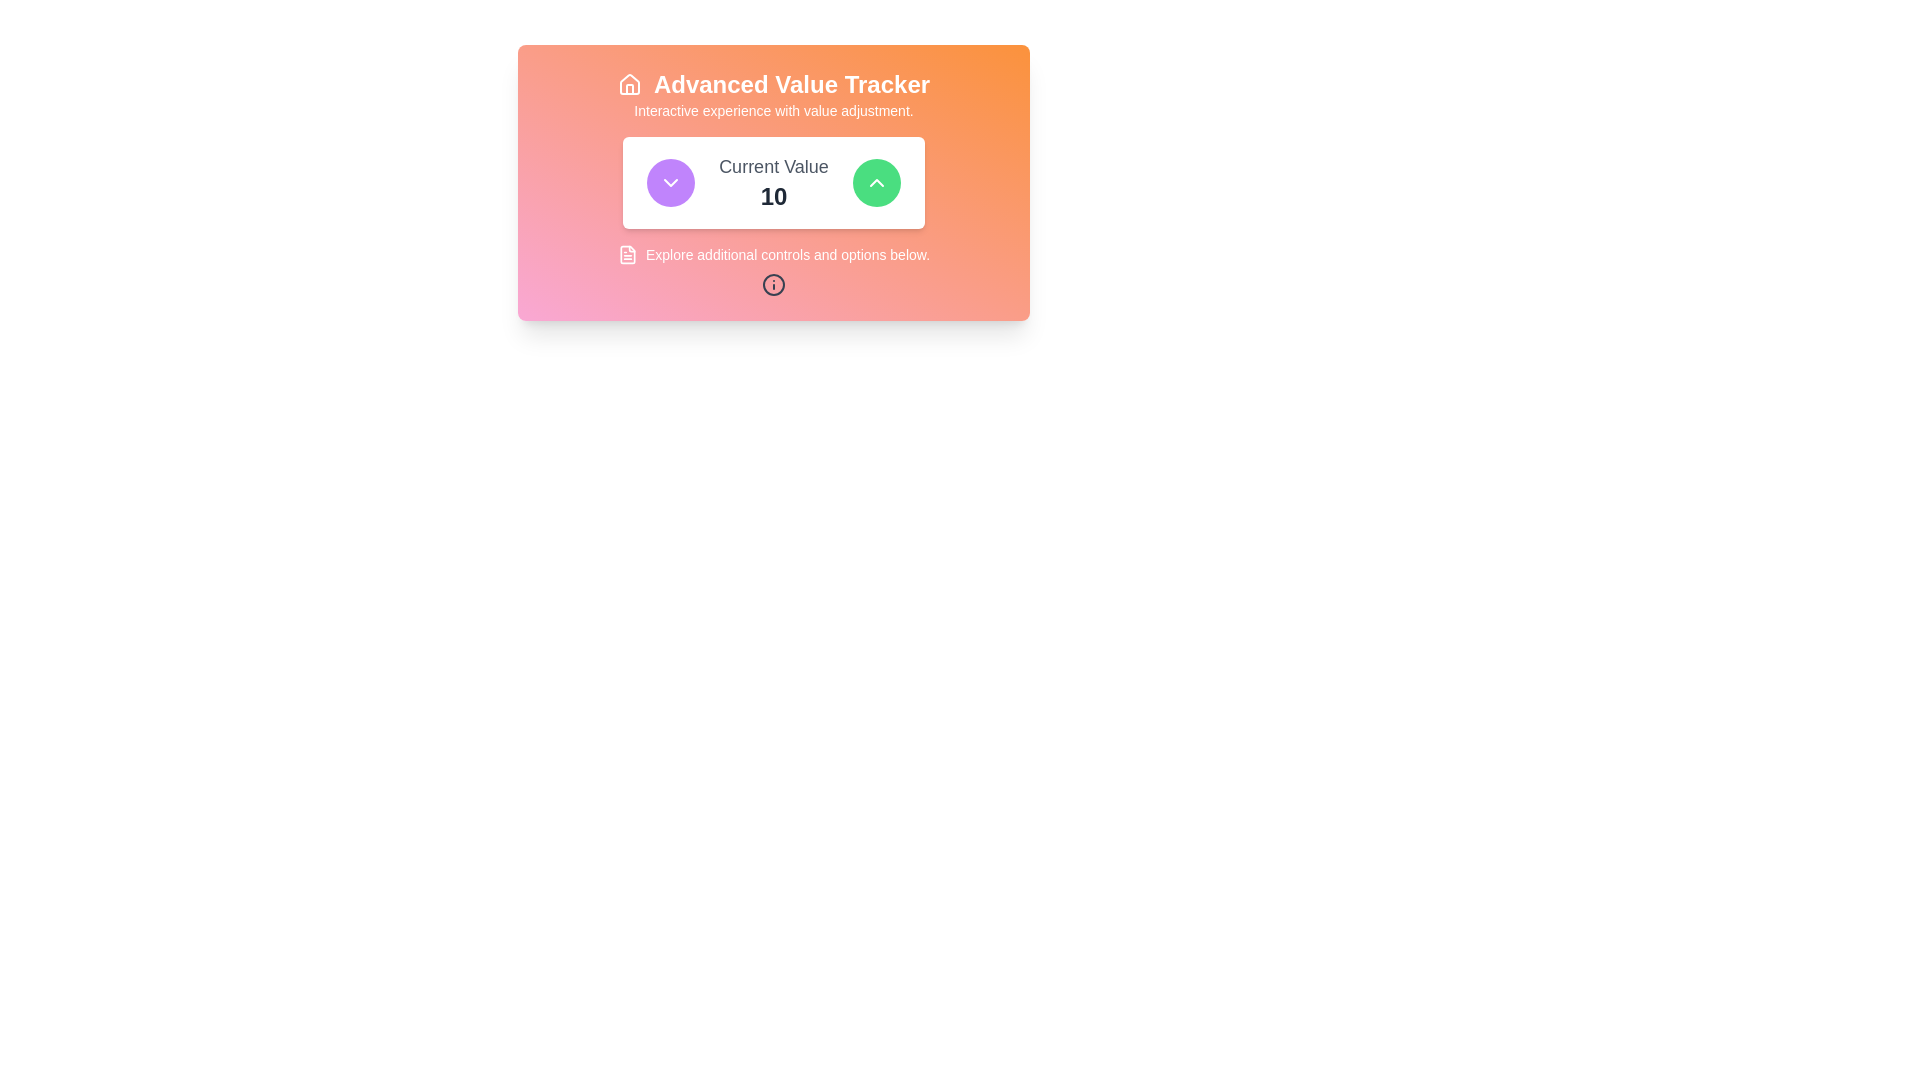 This screenshot has width=1920, height=1080. What do you see at coordinates (627, 253) in the screenshot?
I see `the document icon styled in white, located to the left of the text 'Explore additional controls and options below.' in the footer of the colorful interface` at bounding box center [627, 253].